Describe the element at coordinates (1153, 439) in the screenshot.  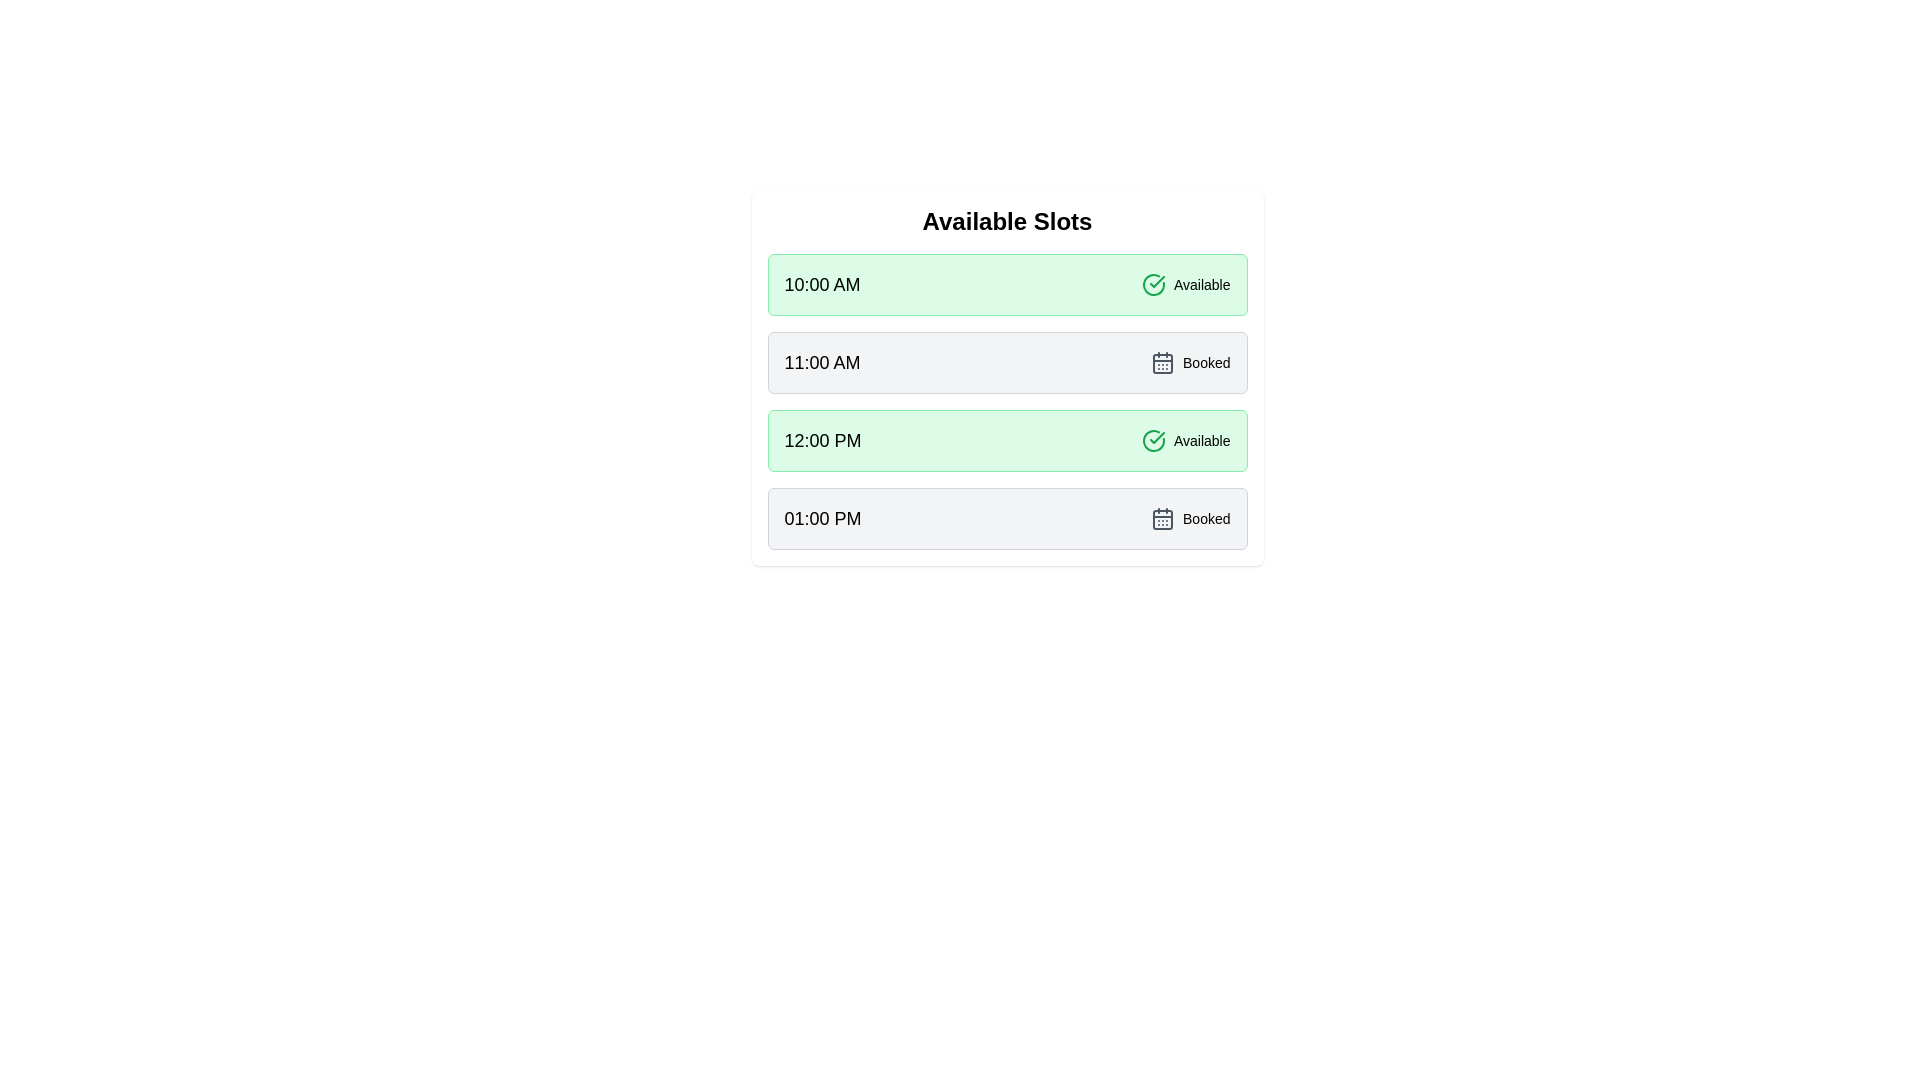
I see `the status icon for 12:00 PM to view its meaning` at that location.